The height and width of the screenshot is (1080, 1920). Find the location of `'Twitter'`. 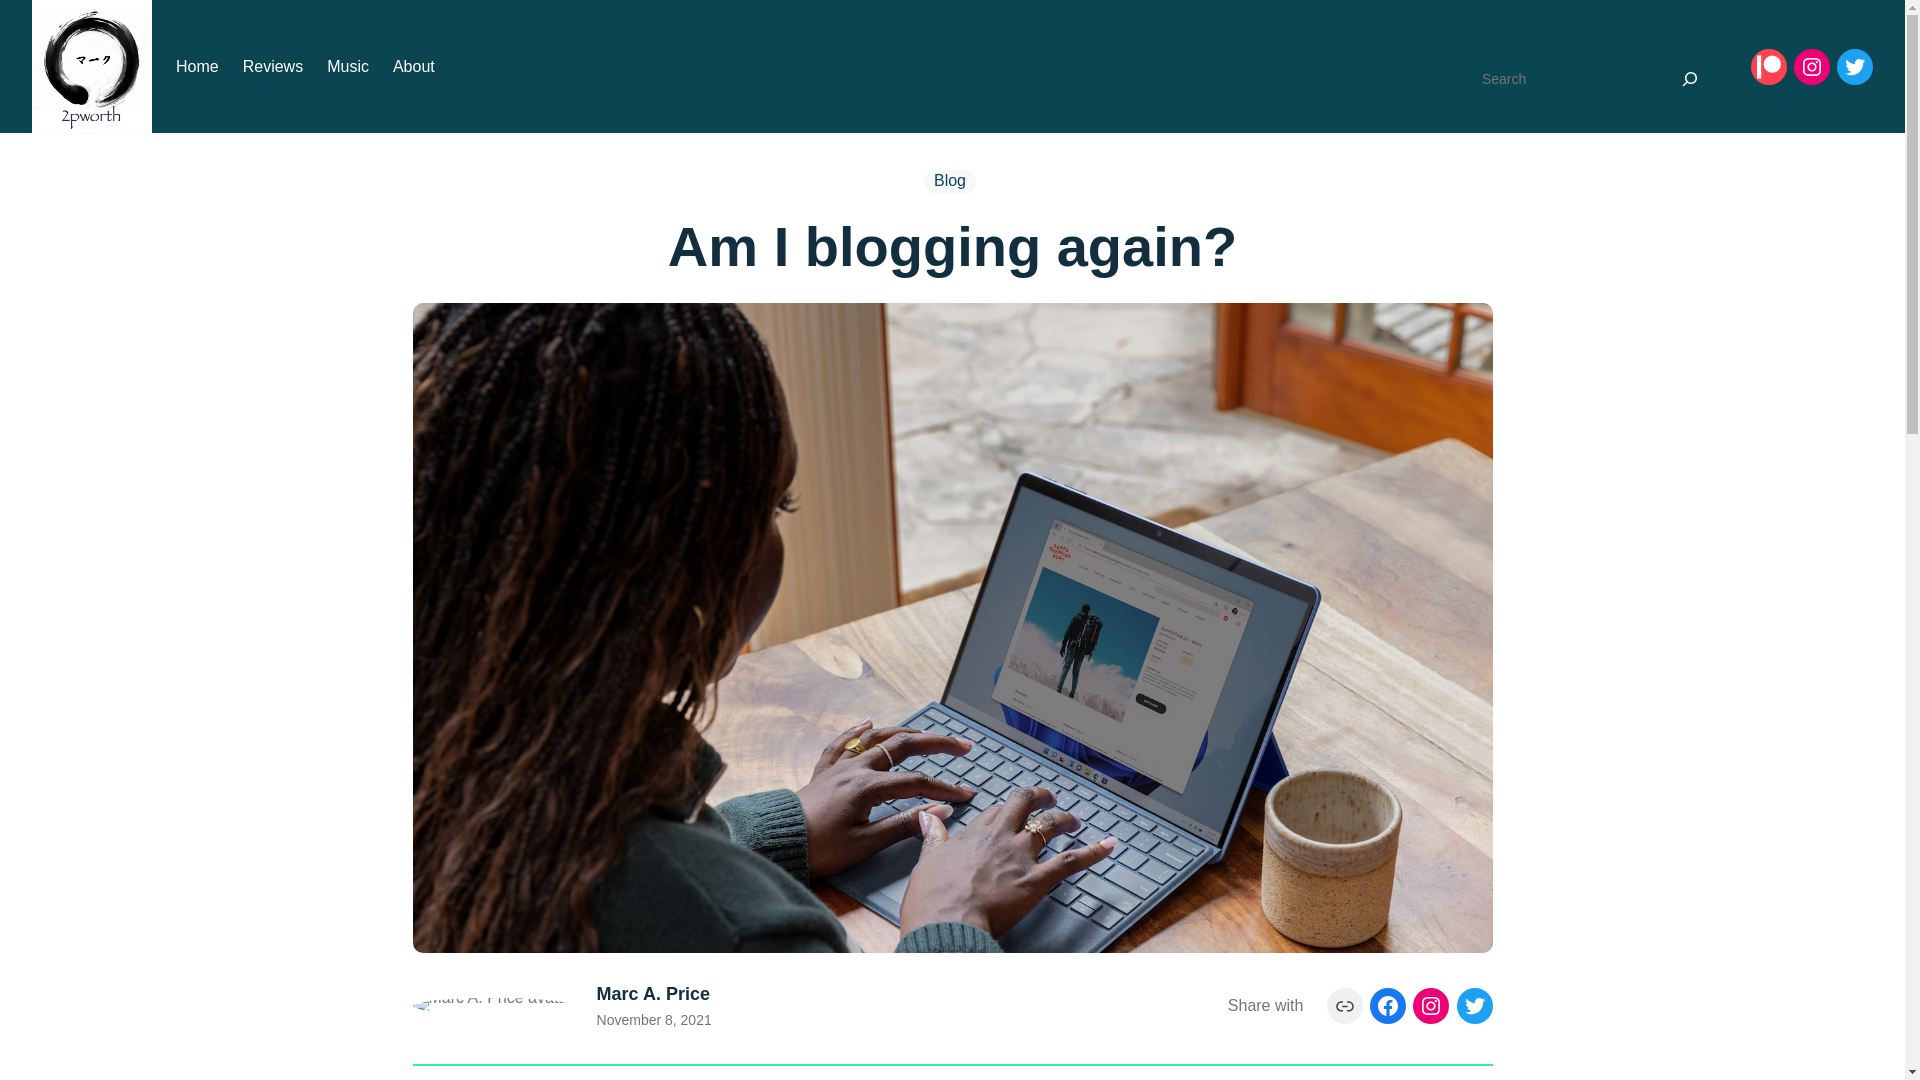

'Twitter' is located at coordinates (1853, 65).